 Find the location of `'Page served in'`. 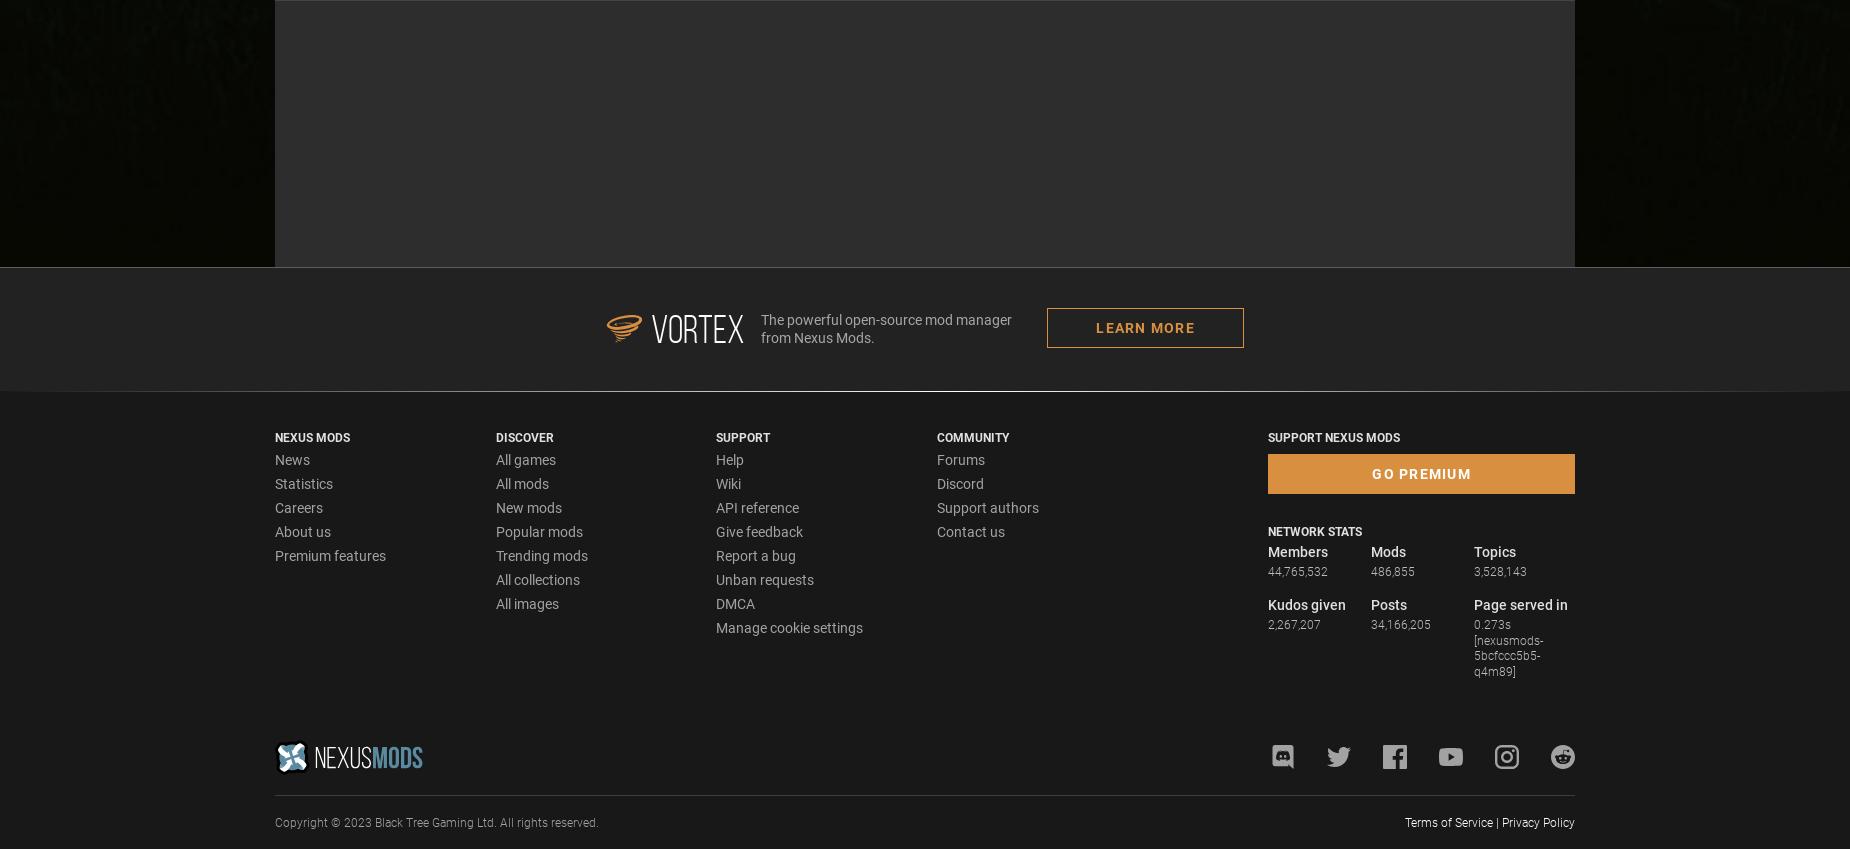

'Page served in' is located at coordinates (1521, 602).